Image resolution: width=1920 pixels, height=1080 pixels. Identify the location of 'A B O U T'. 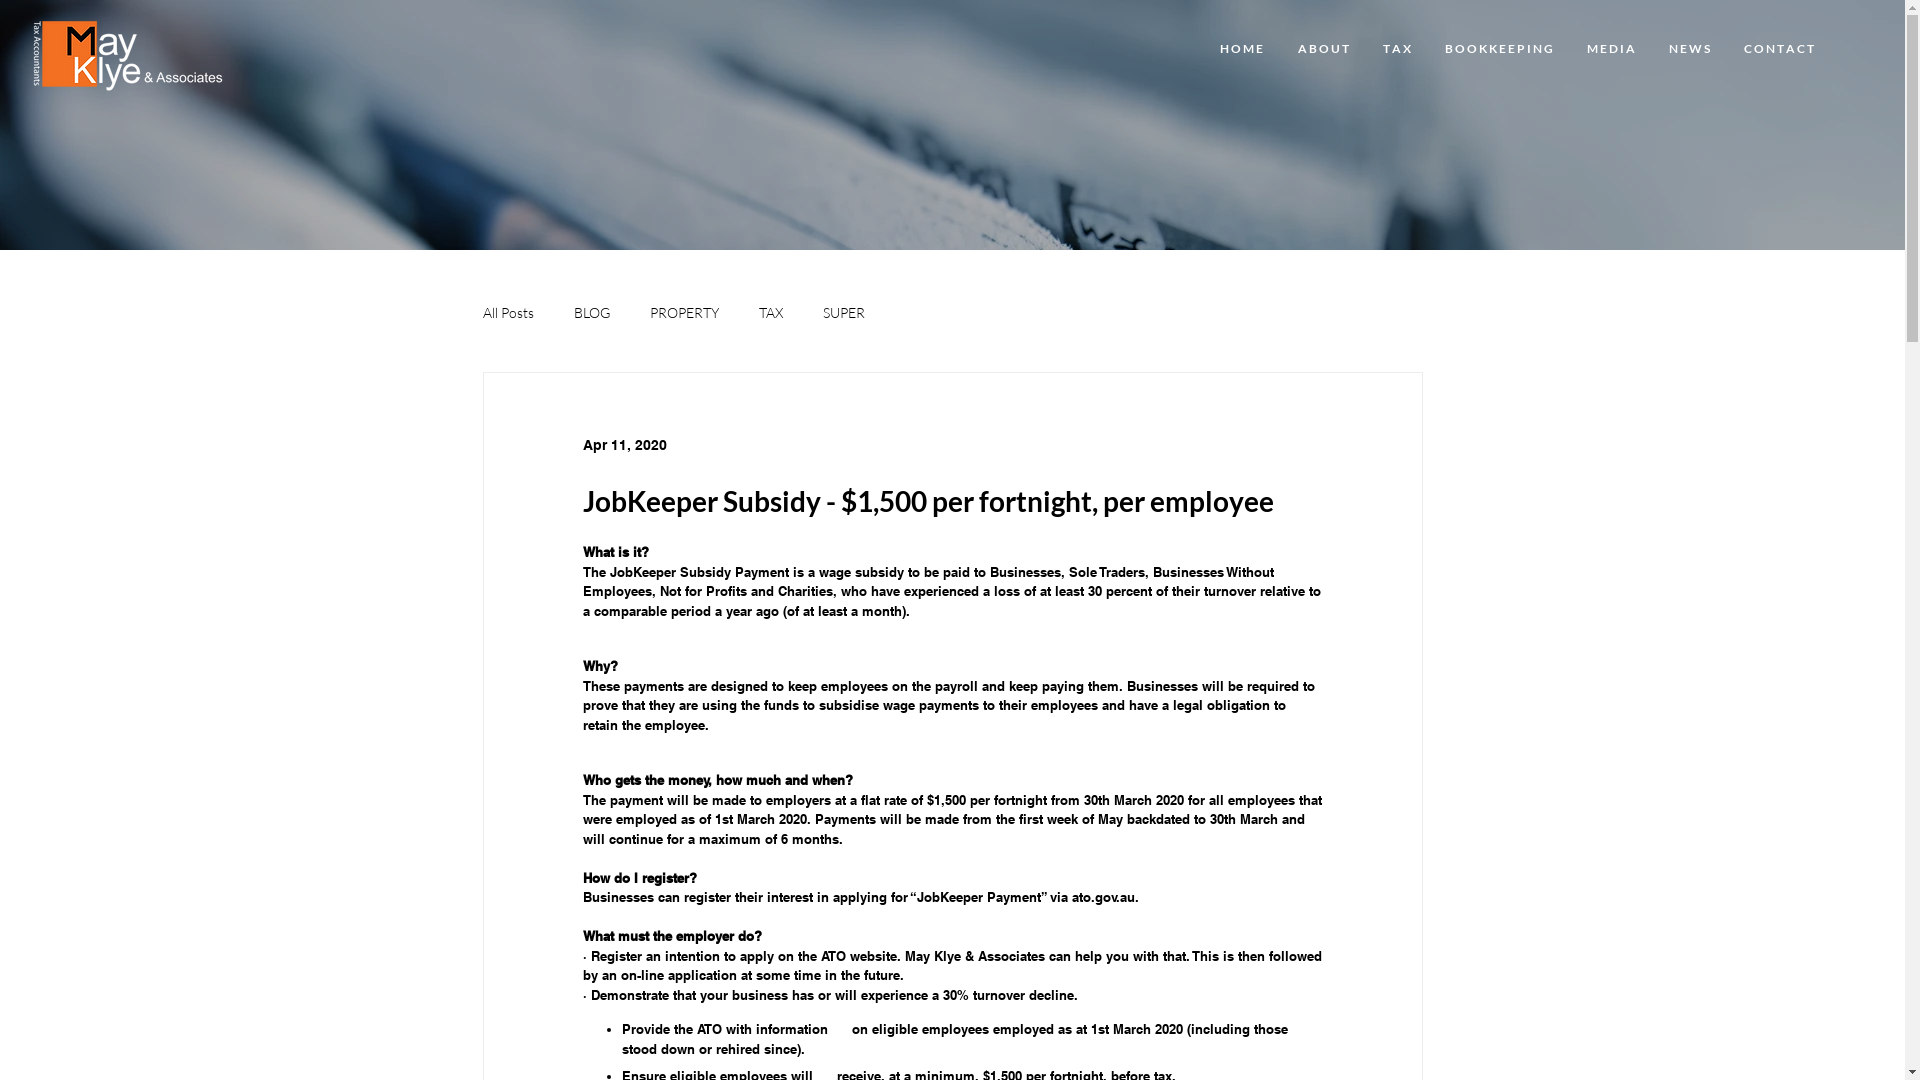
(1280, 48).